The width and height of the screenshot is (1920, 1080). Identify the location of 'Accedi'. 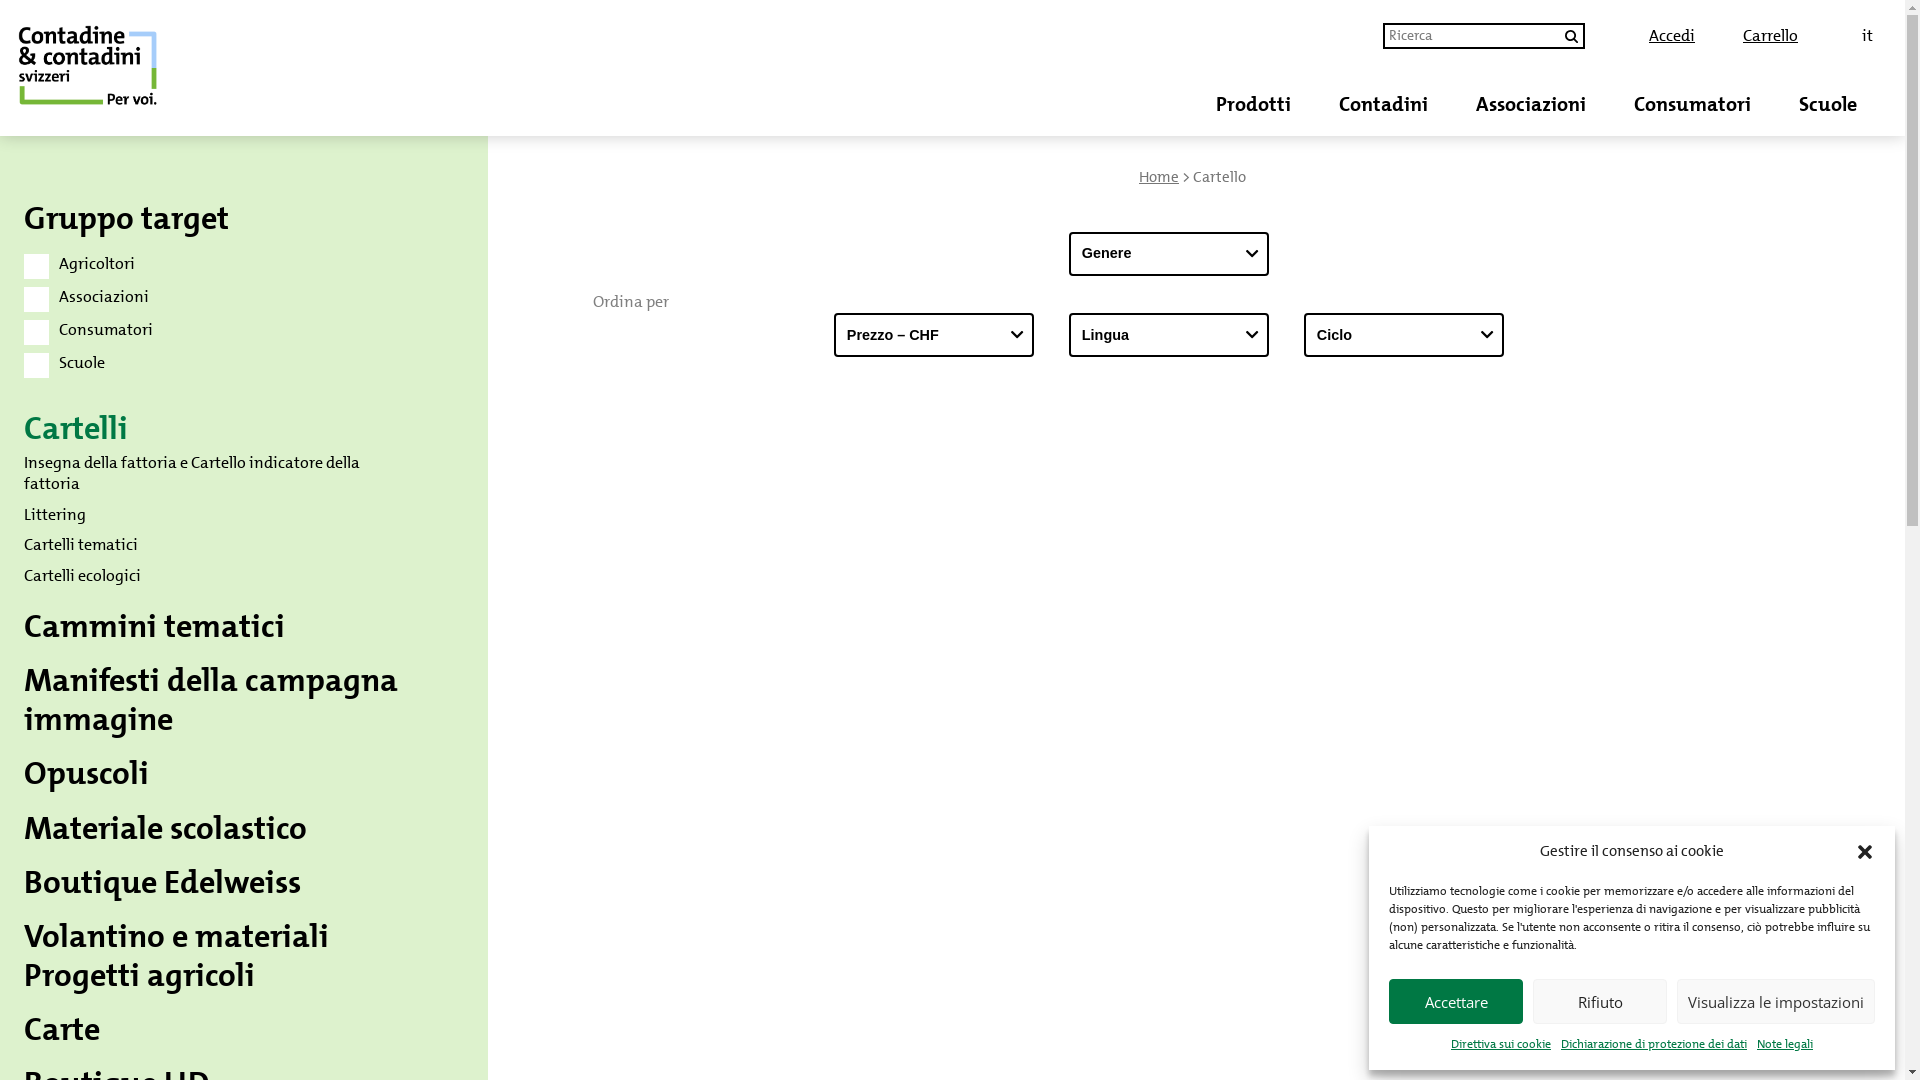
(1671, 35).